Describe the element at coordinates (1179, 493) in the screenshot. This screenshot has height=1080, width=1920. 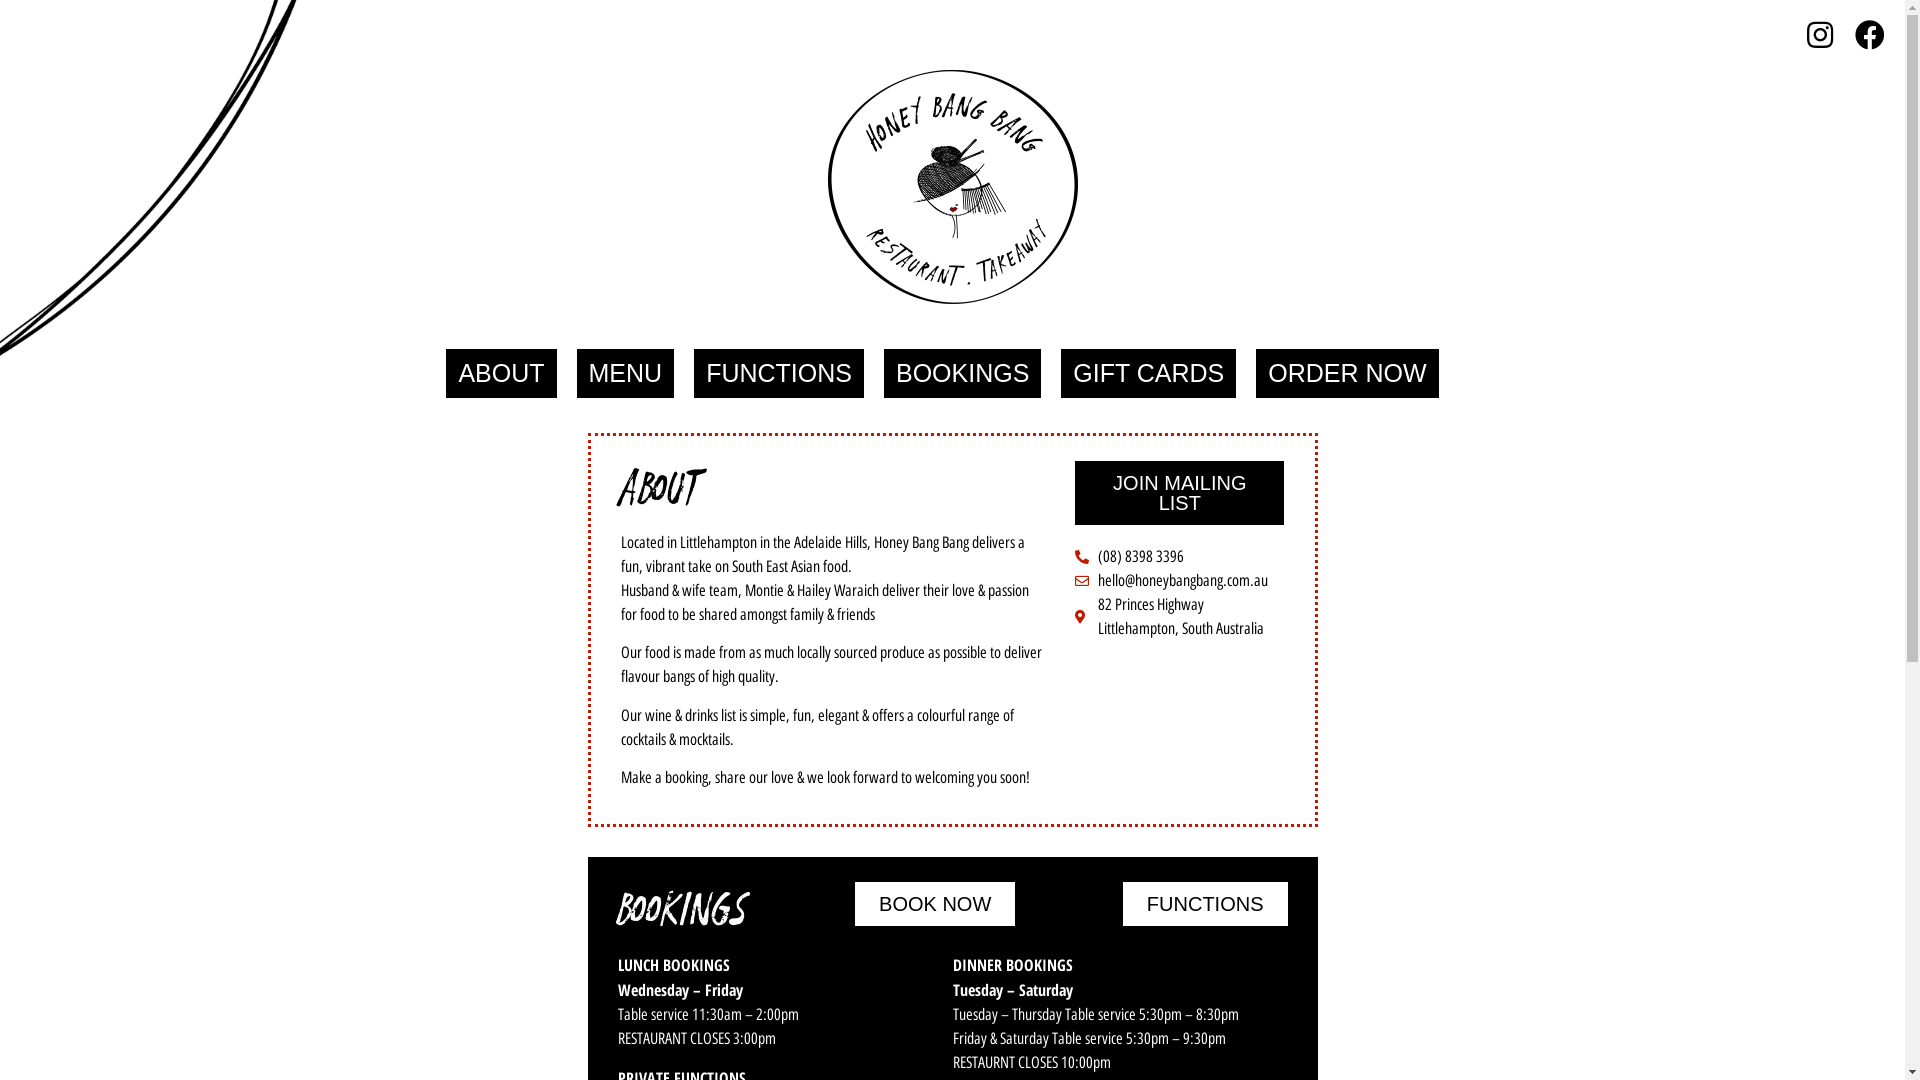
I see `'JOIN MAILING LIST'` at that location.